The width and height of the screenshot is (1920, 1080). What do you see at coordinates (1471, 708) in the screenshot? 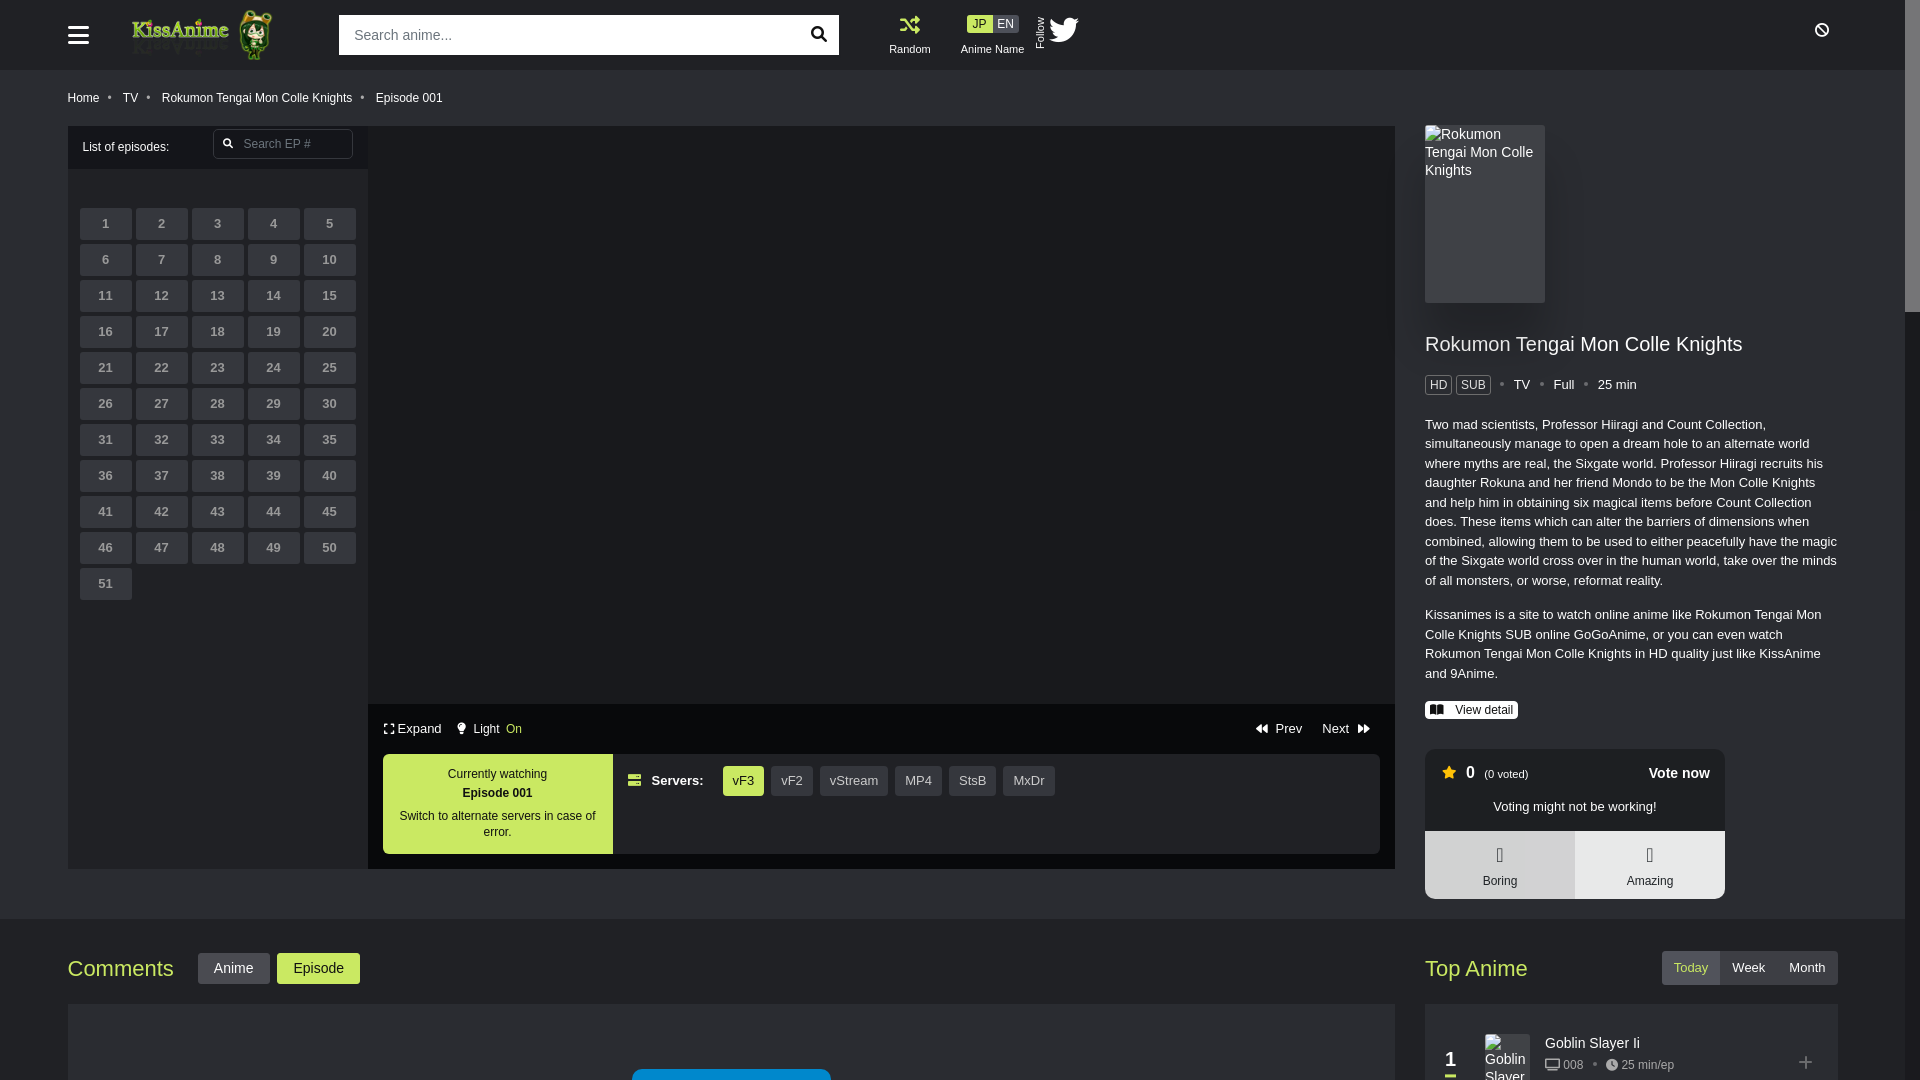
I see `'View detail'` at bounding box center [1471, 708].